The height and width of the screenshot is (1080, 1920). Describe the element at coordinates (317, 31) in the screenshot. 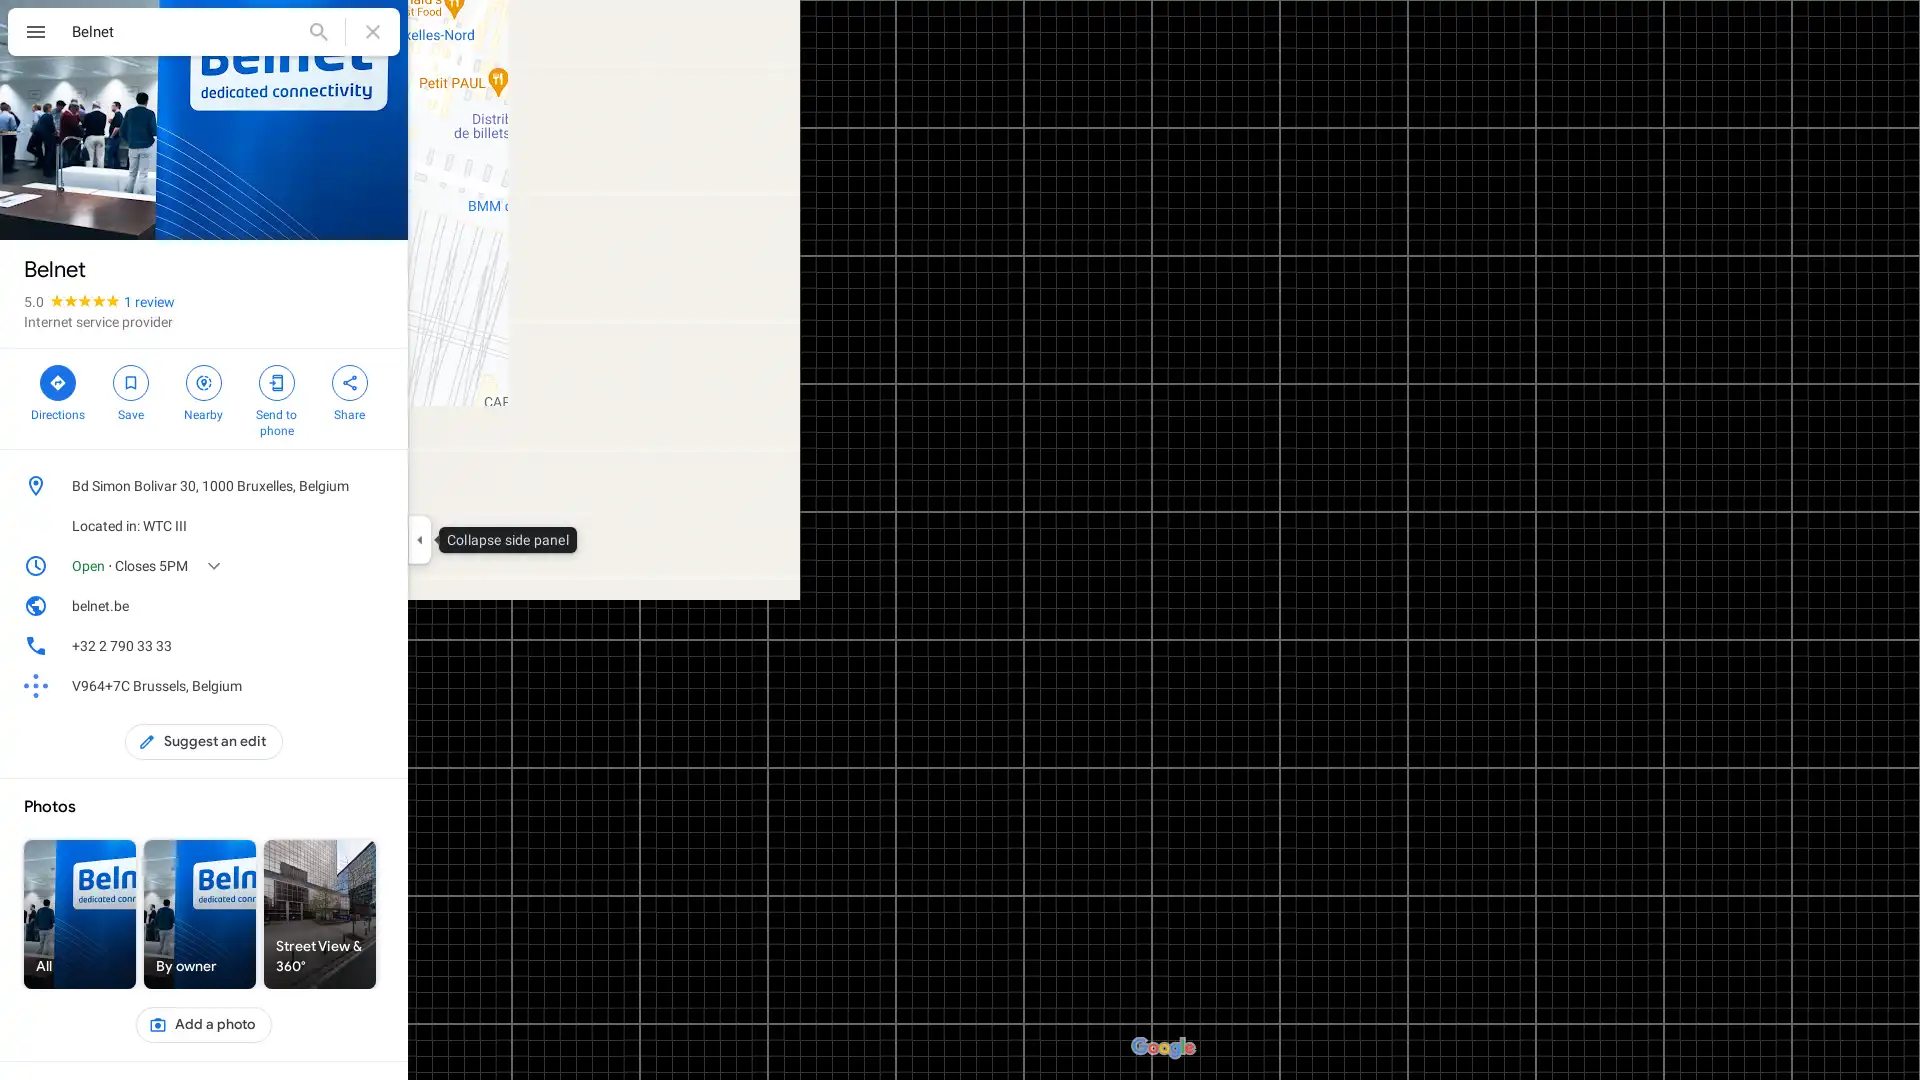

I see `Search` at that location.